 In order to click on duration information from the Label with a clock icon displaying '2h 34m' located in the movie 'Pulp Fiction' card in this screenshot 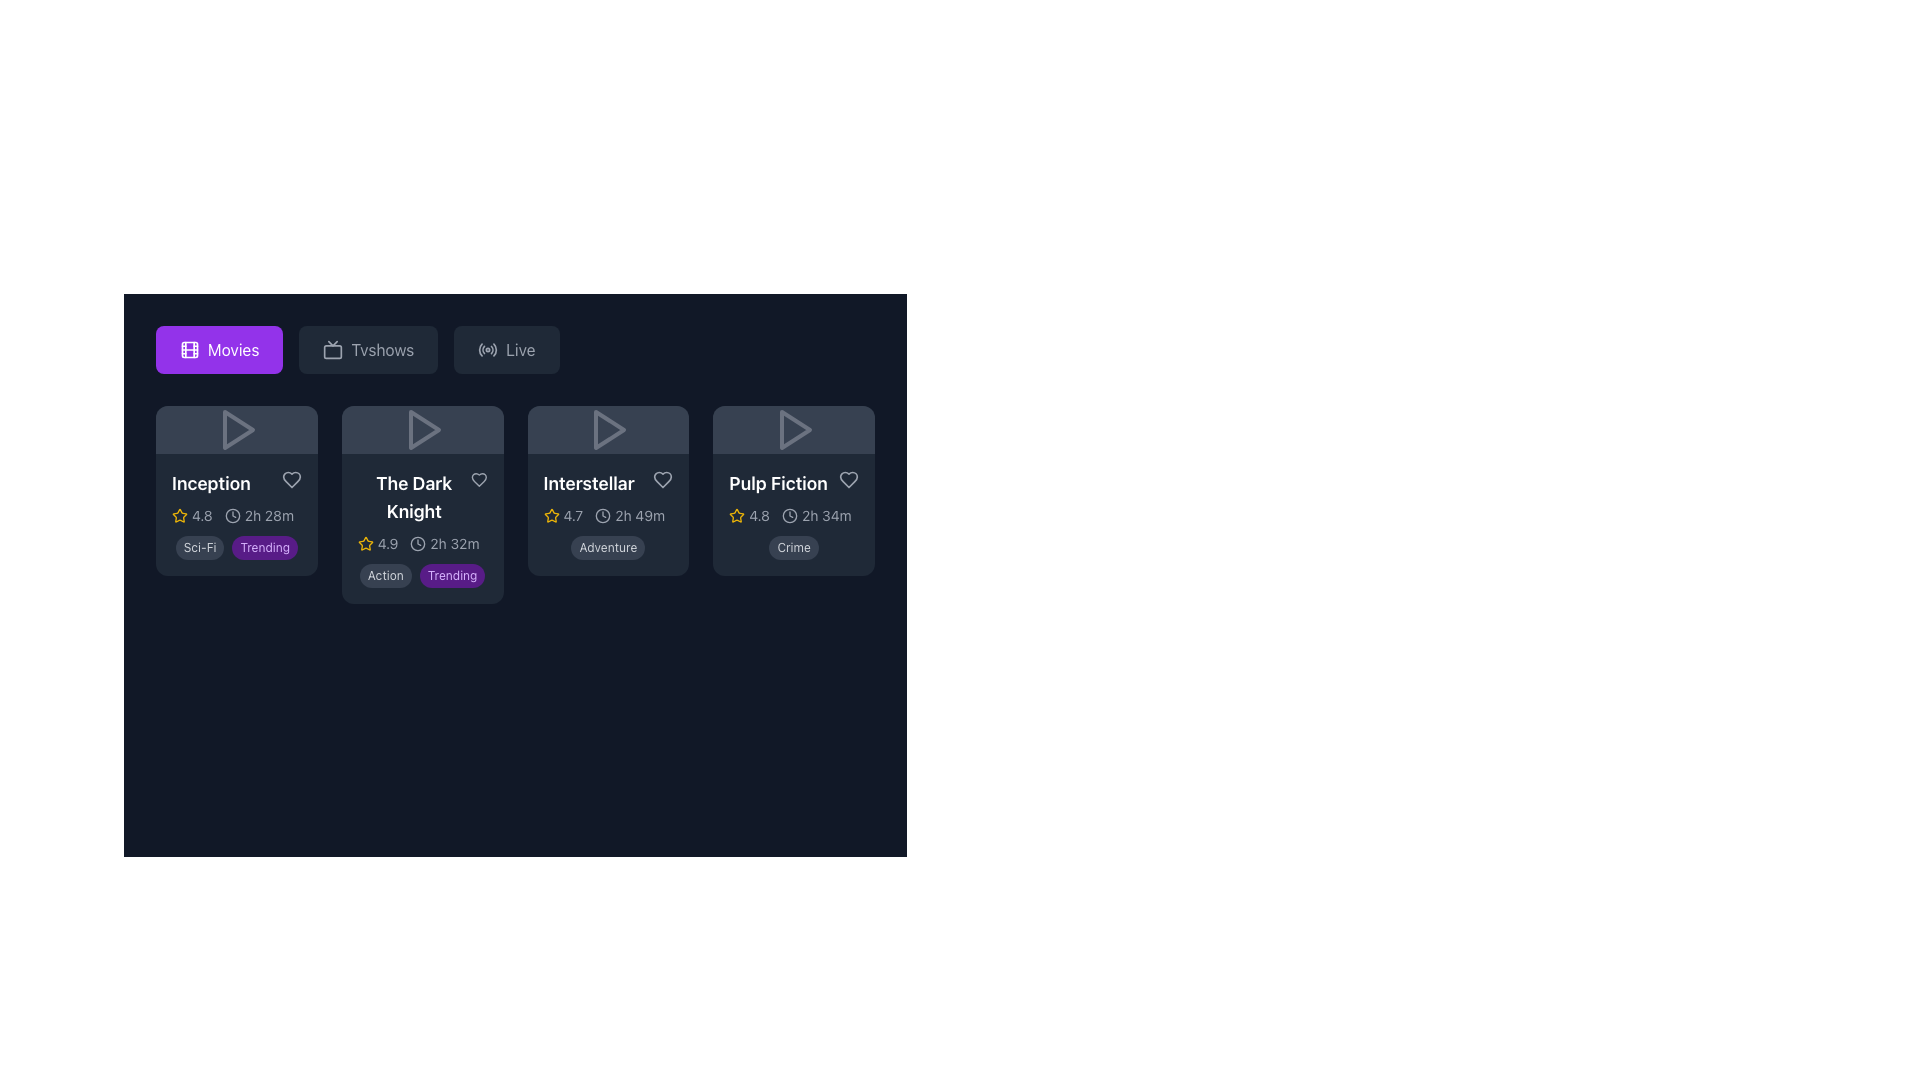, I will do `click(816, 515)`.